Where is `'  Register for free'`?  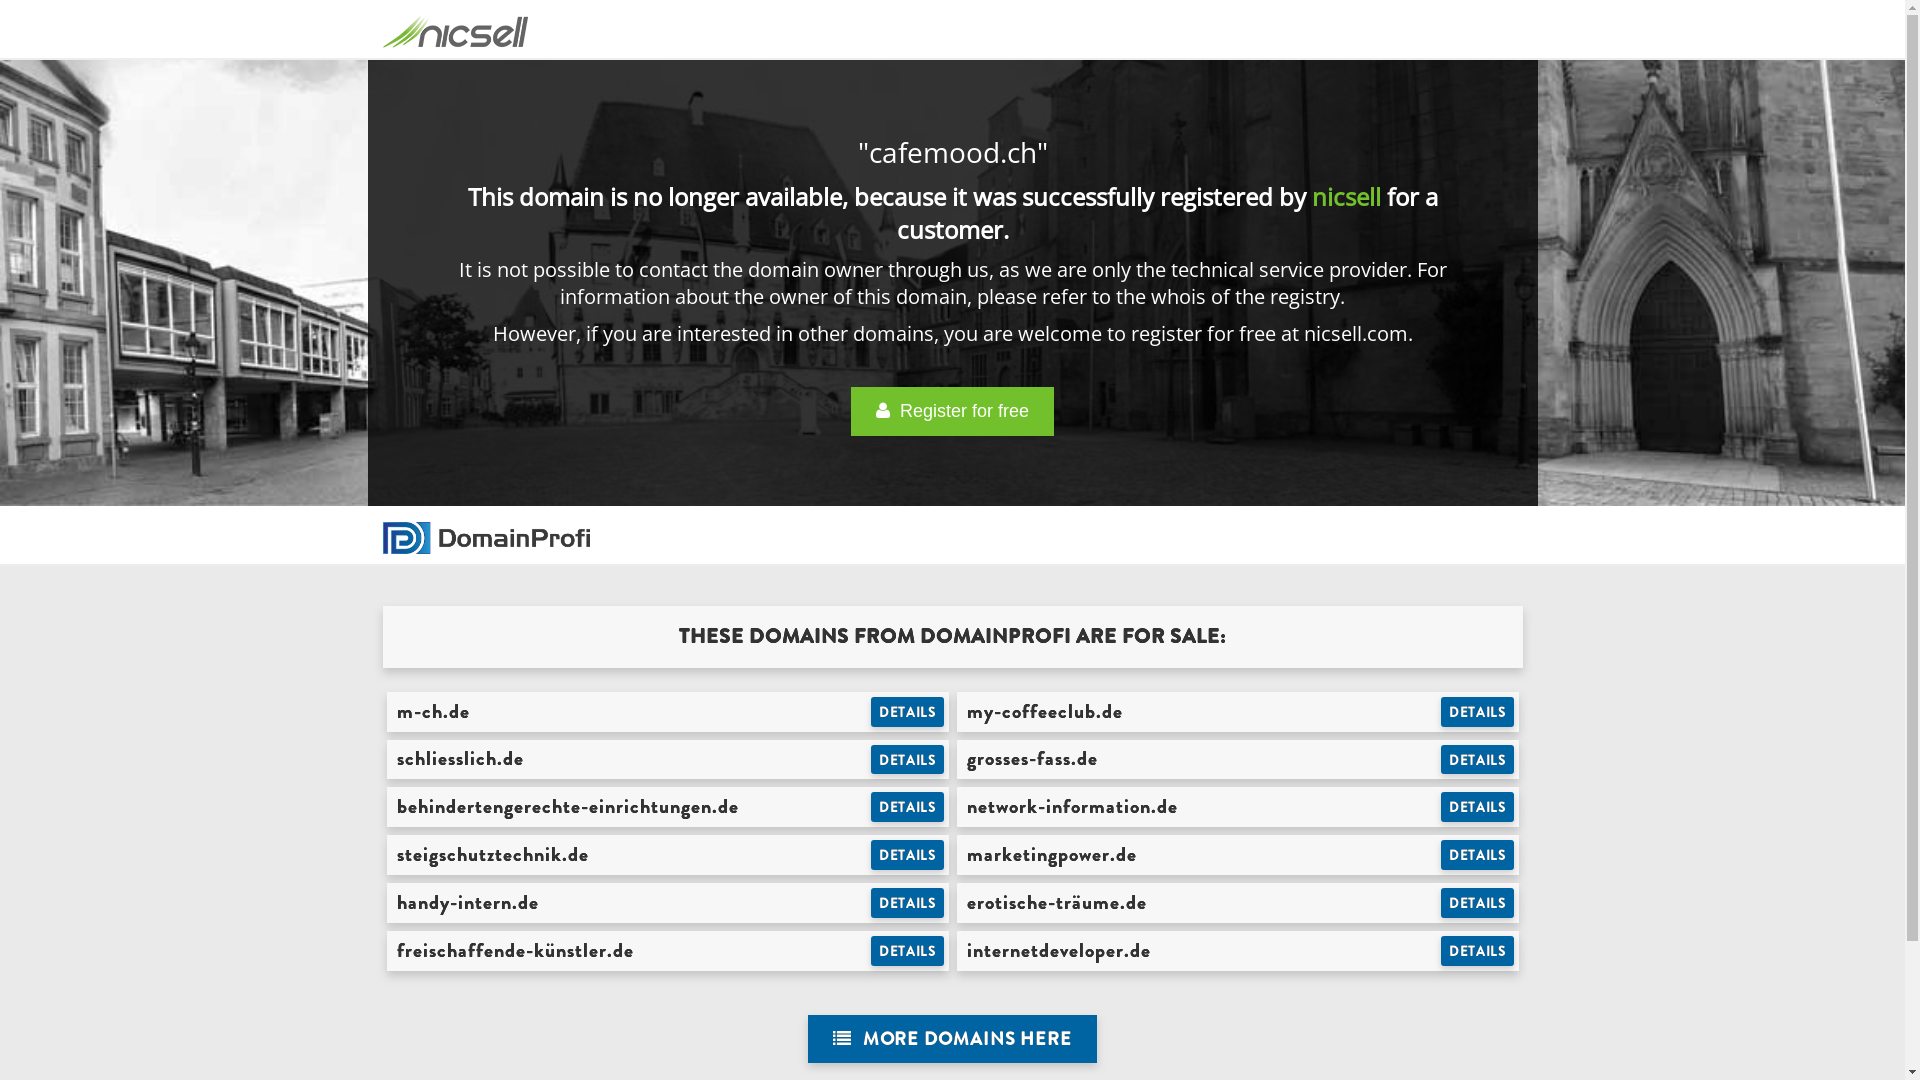 '  Register for free' is located at coordinates (951, 410).